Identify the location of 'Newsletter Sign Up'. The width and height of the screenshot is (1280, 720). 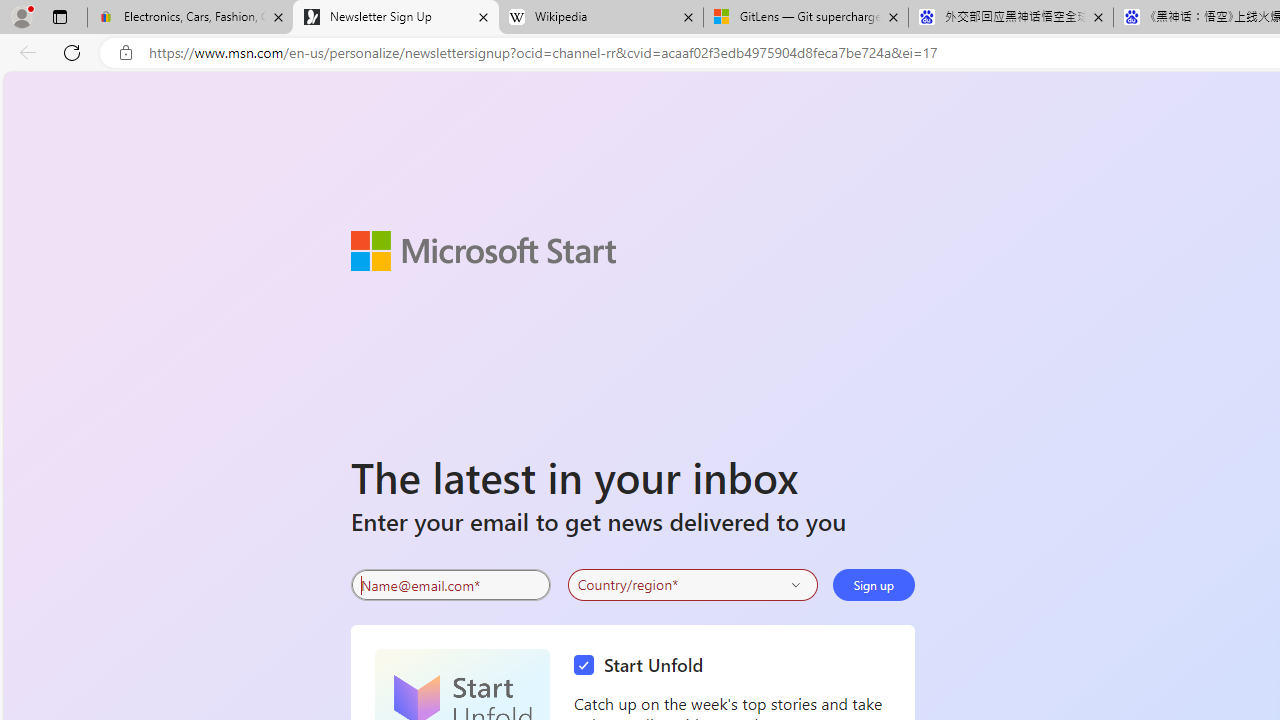
(396, 17).